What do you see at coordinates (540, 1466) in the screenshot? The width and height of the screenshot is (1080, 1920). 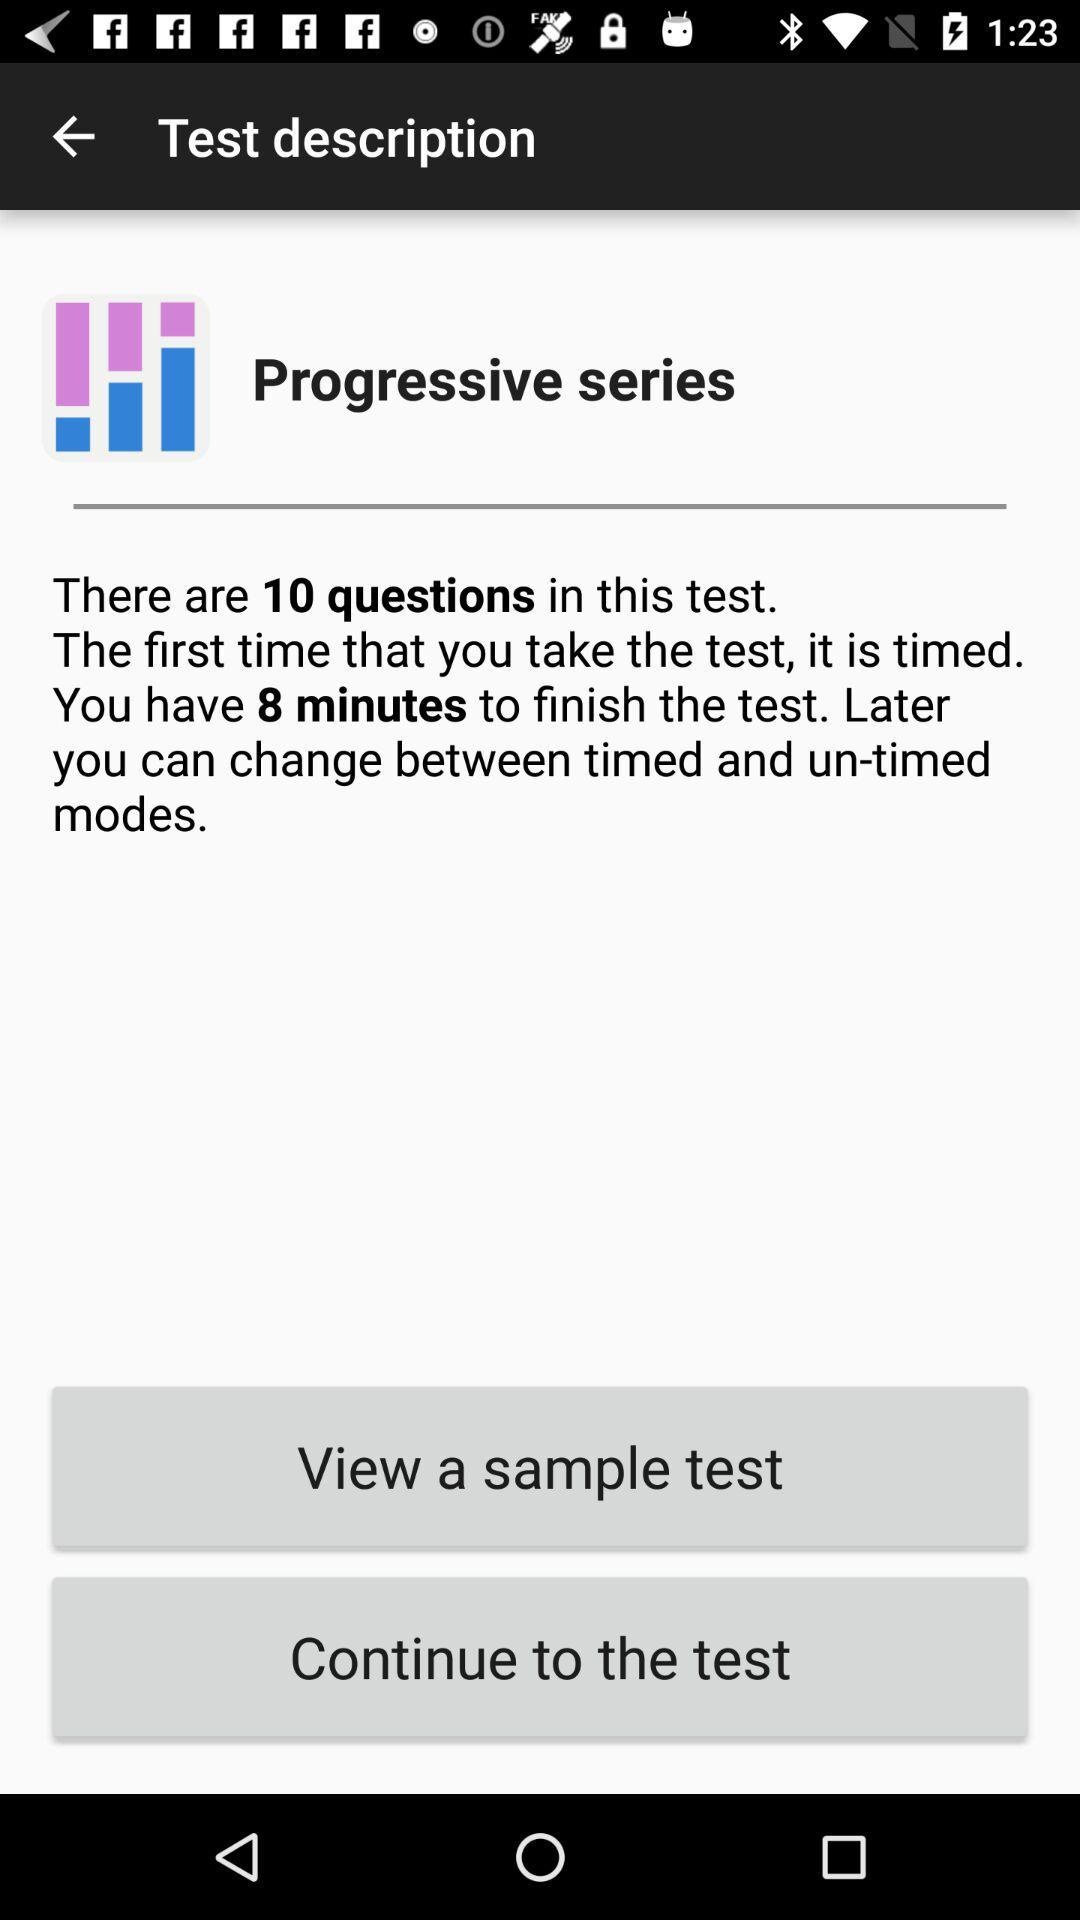 I see `the view a sample` at bounding box center [540, 1466].